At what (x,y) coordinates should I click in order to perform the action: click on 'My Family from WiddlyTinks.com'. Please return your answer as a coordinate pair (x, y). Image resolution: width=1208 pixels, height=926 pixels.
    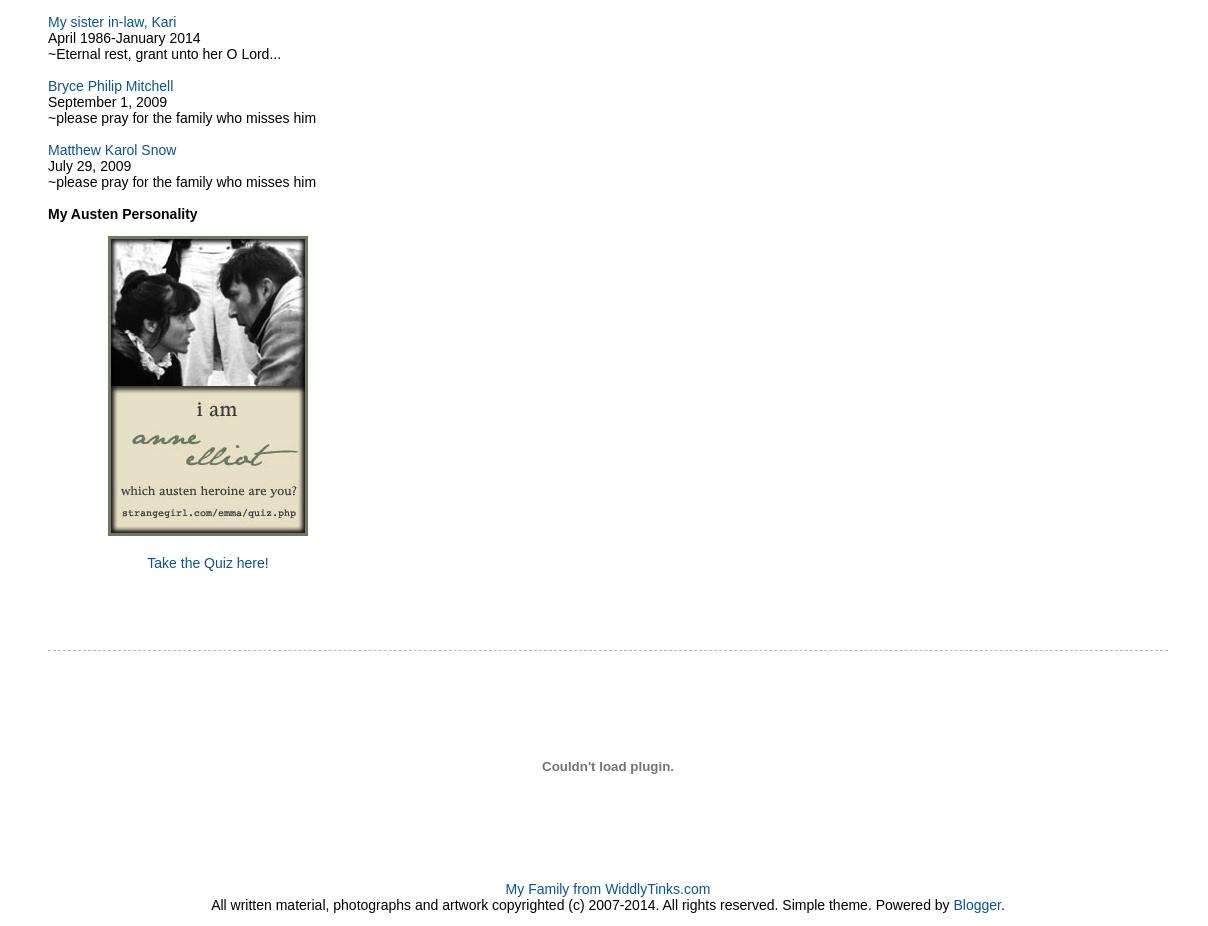
    Looking at the image, I should click on (606, 888).